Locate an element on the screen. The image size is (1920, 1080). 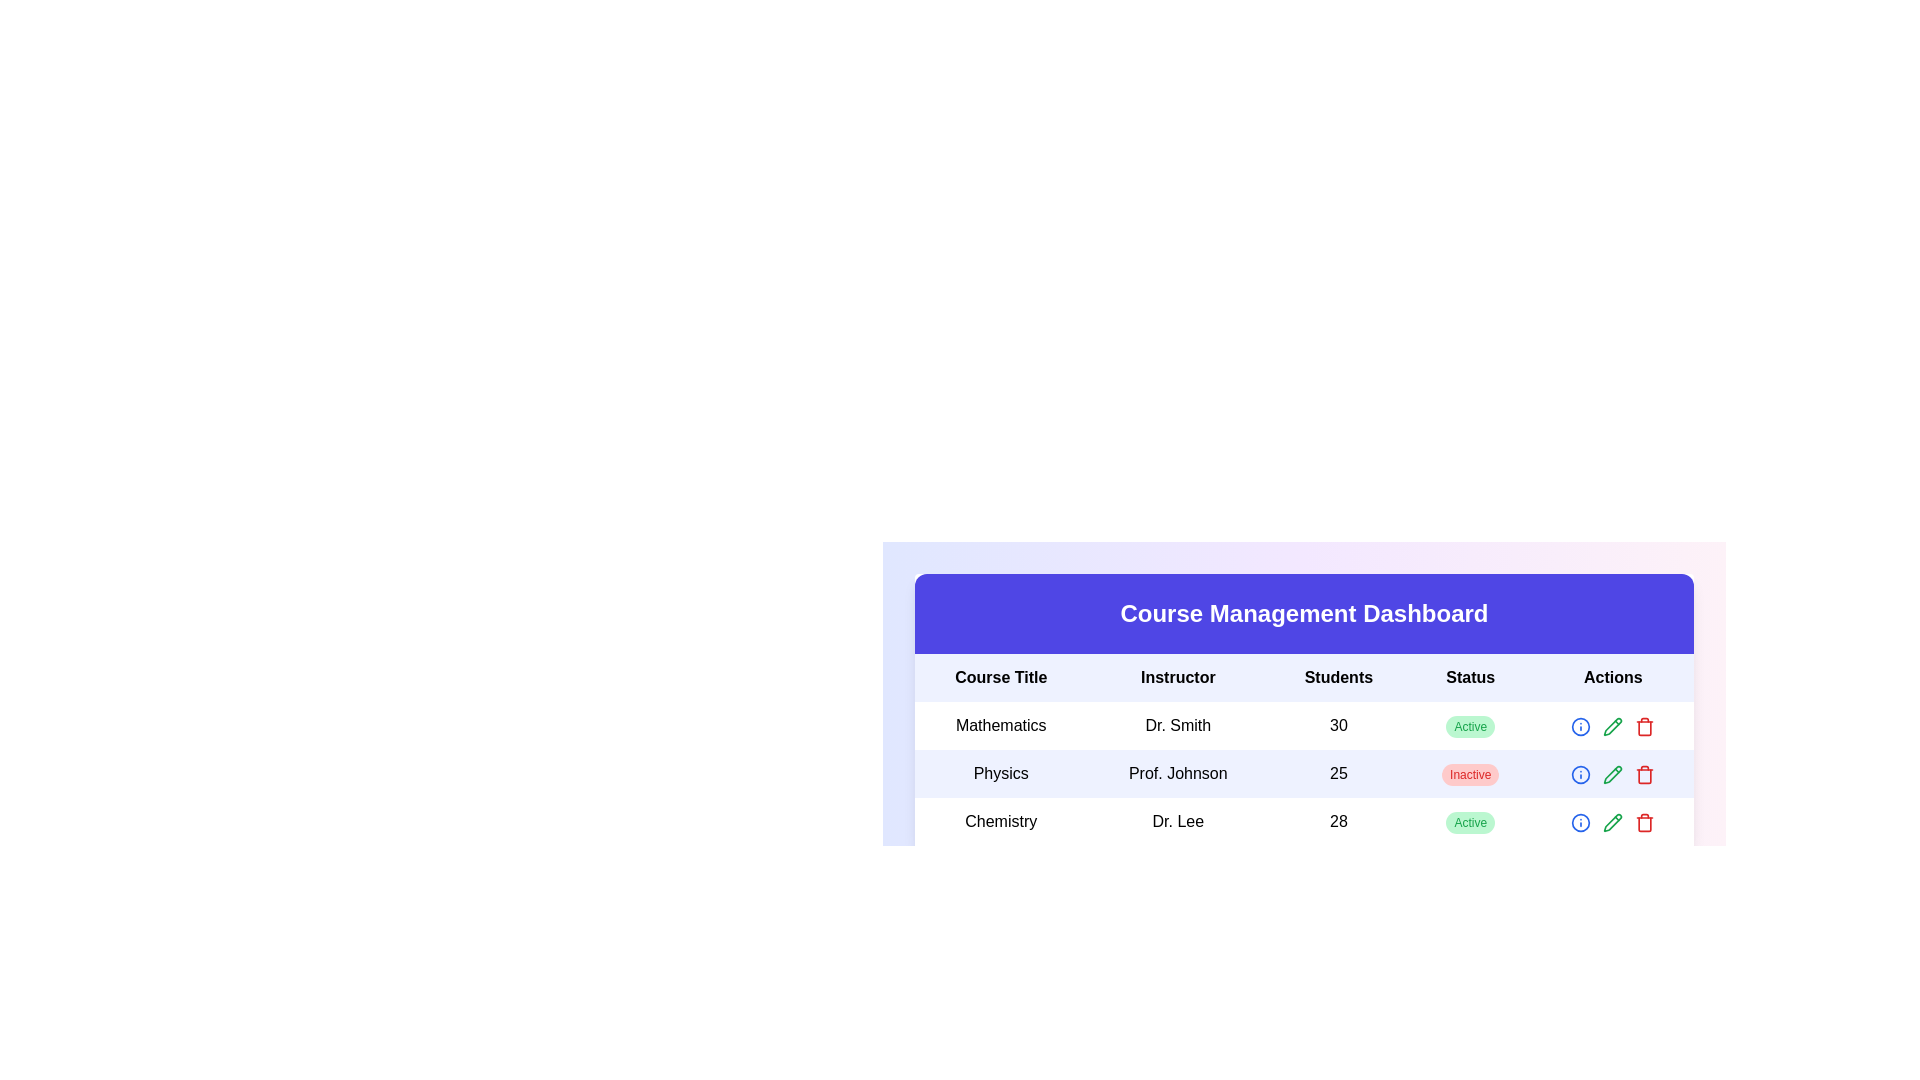
the trash icon in the 'Actions' column of the second row of the table to initiate the delete action for the 'Physics' course is located at coordinates (1645, 773).